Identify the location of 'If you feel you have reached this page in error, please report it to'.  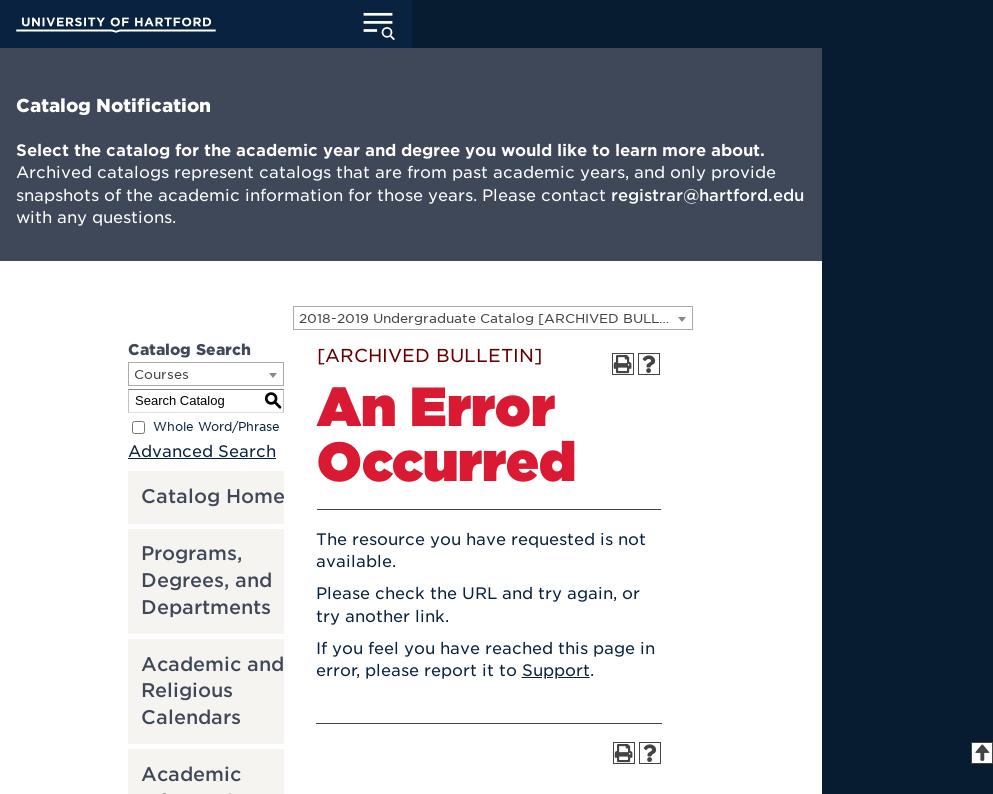
(483, 658).